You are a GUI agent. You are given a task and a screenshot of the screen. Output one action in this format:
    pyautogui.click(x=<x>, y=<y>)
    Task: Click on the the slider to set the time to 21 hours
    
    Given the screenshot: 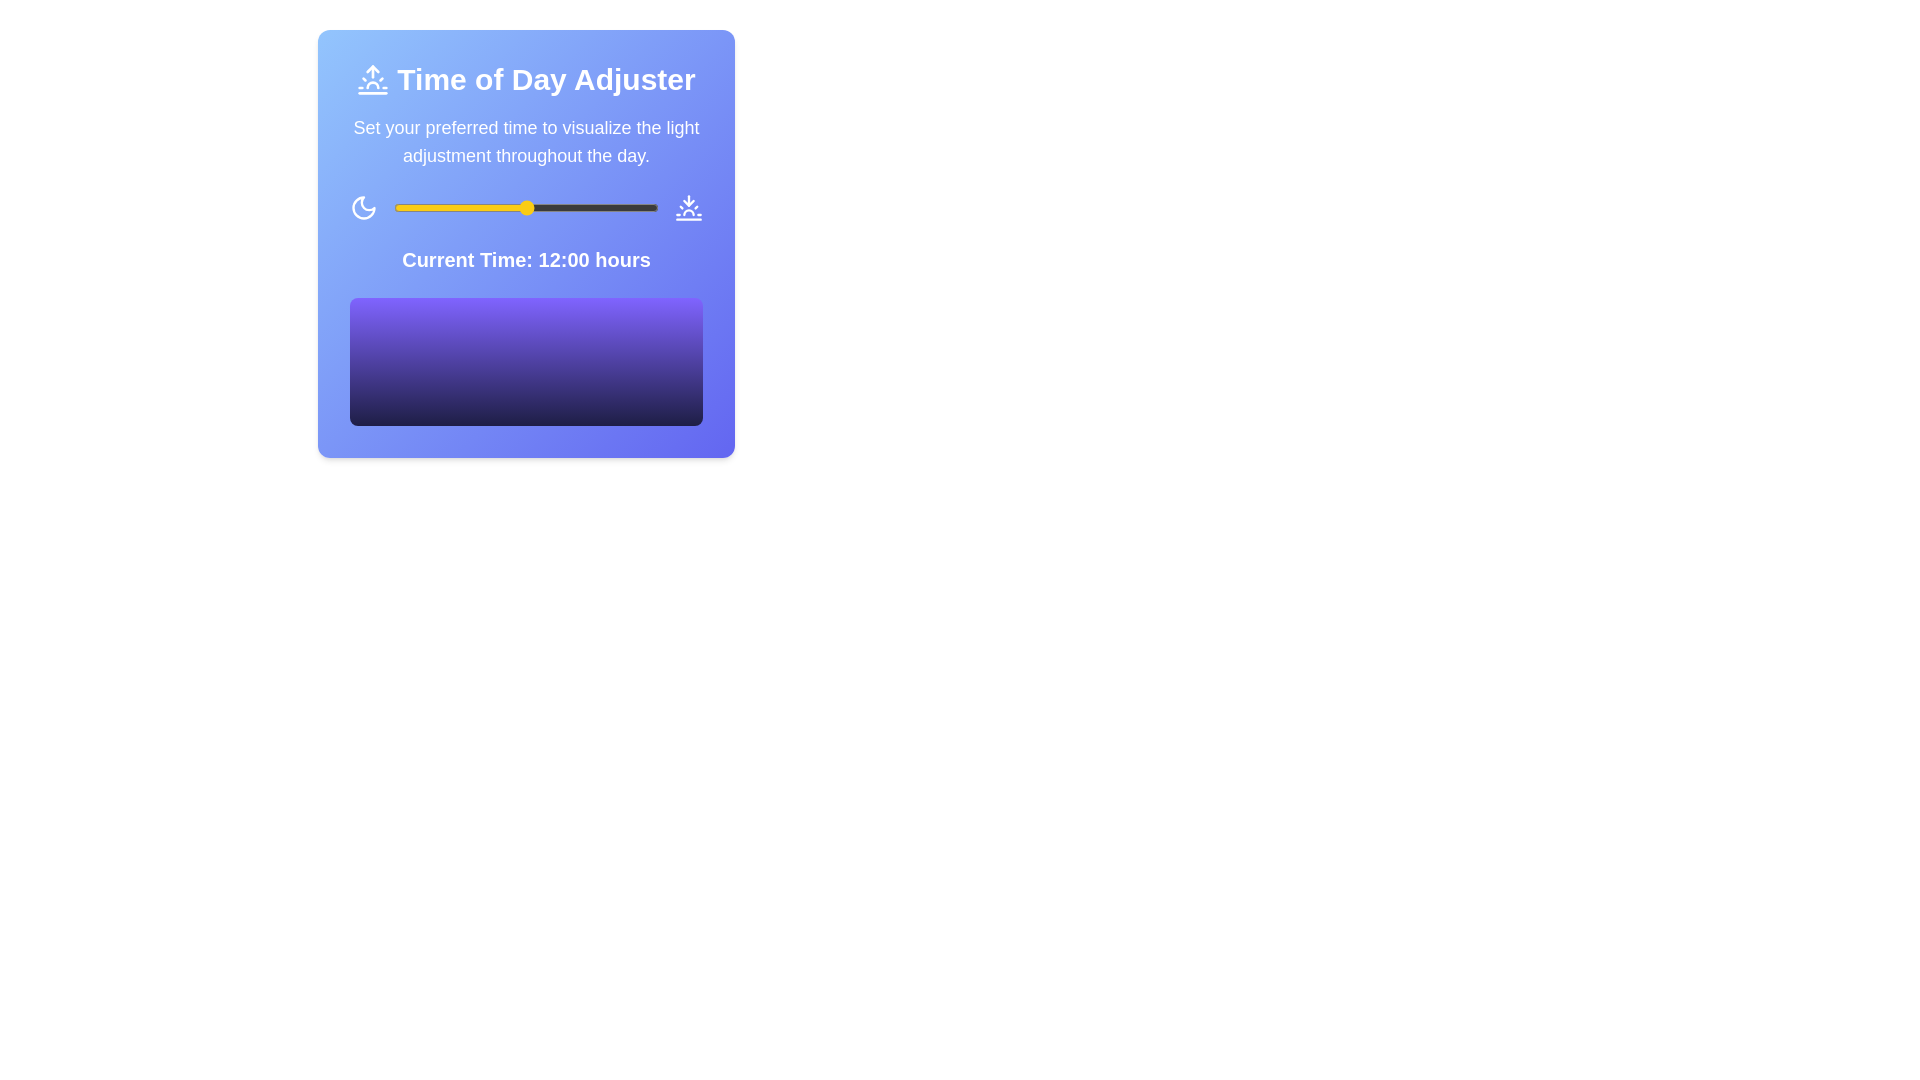 What is the action you would take?
    pyautogui.click(x=624, y=208)
    